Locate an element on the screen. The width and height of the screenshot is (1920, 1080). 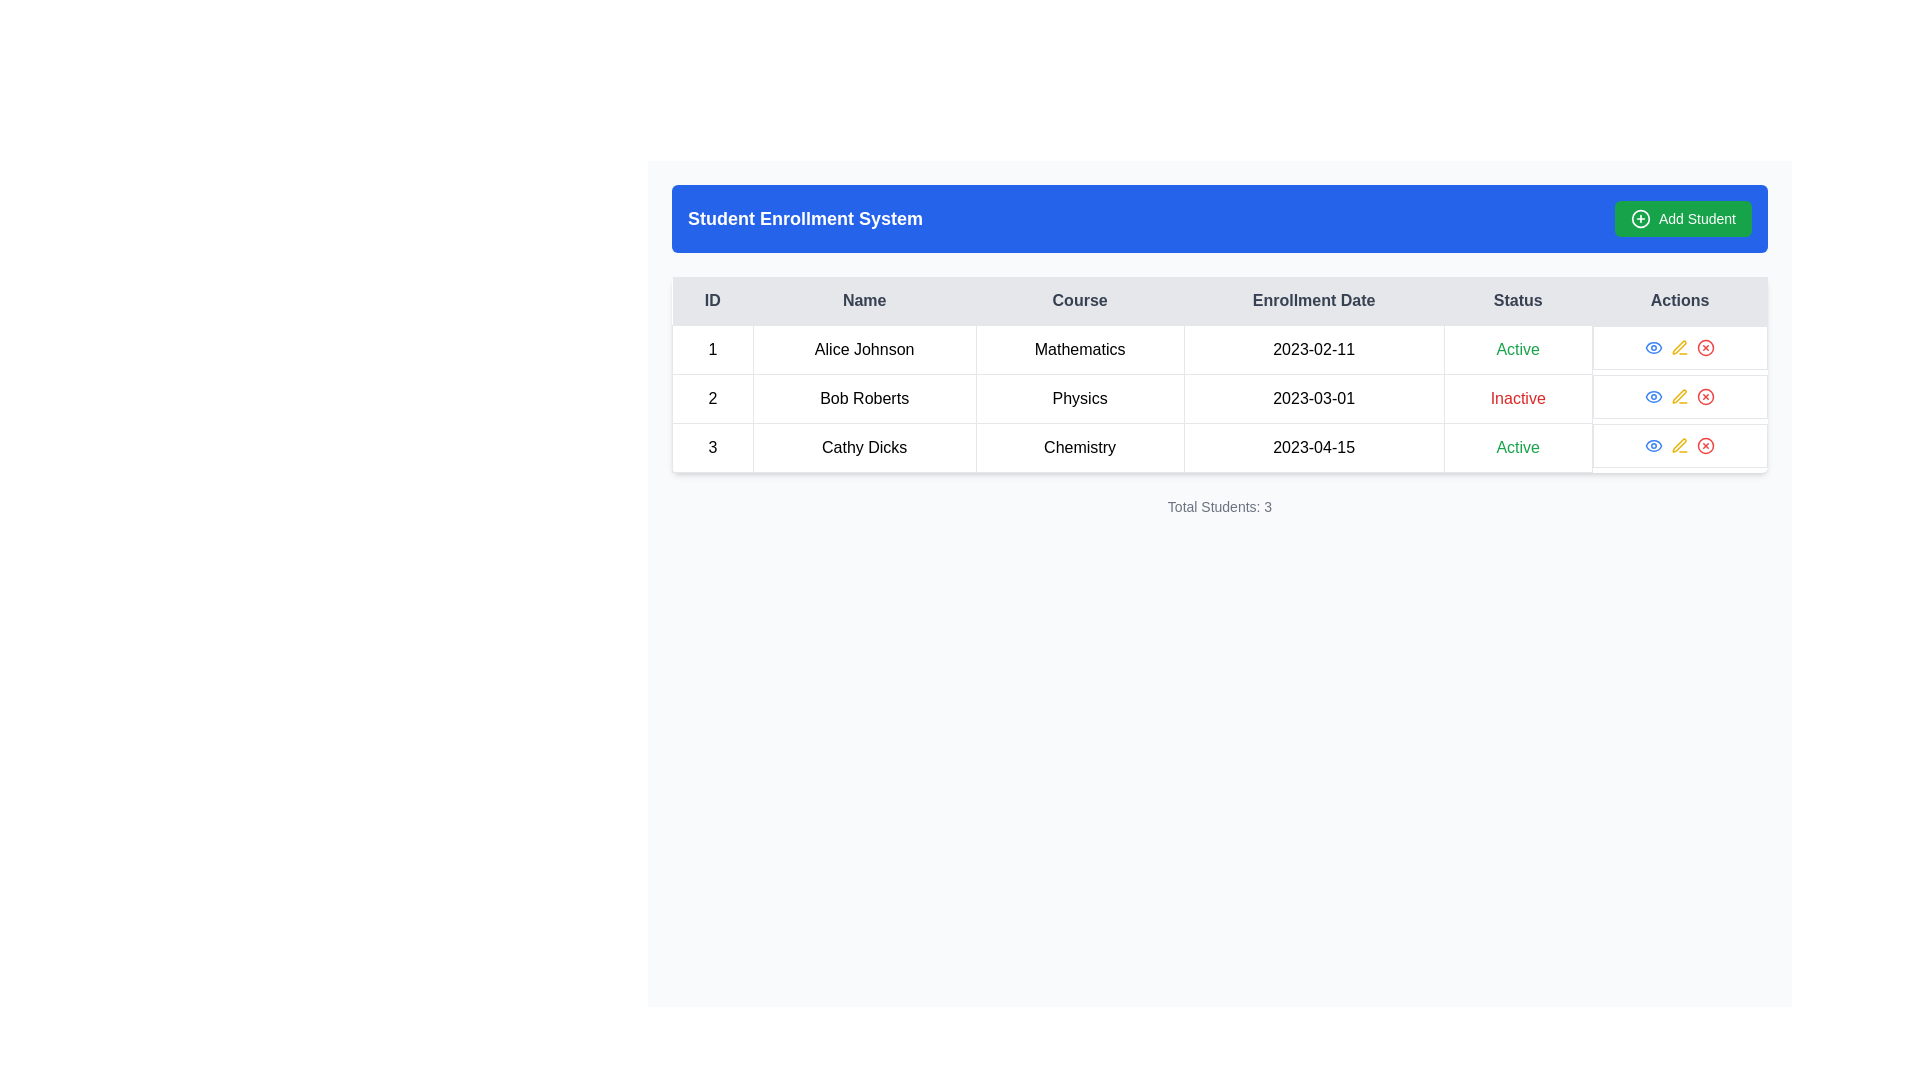
the static text label indicating the status 'Active' for student Cathy Dicks enrolled in Chemistry on 2023-04-15, located in the 'Status' column of the table is located at coordinates (1518, 446).